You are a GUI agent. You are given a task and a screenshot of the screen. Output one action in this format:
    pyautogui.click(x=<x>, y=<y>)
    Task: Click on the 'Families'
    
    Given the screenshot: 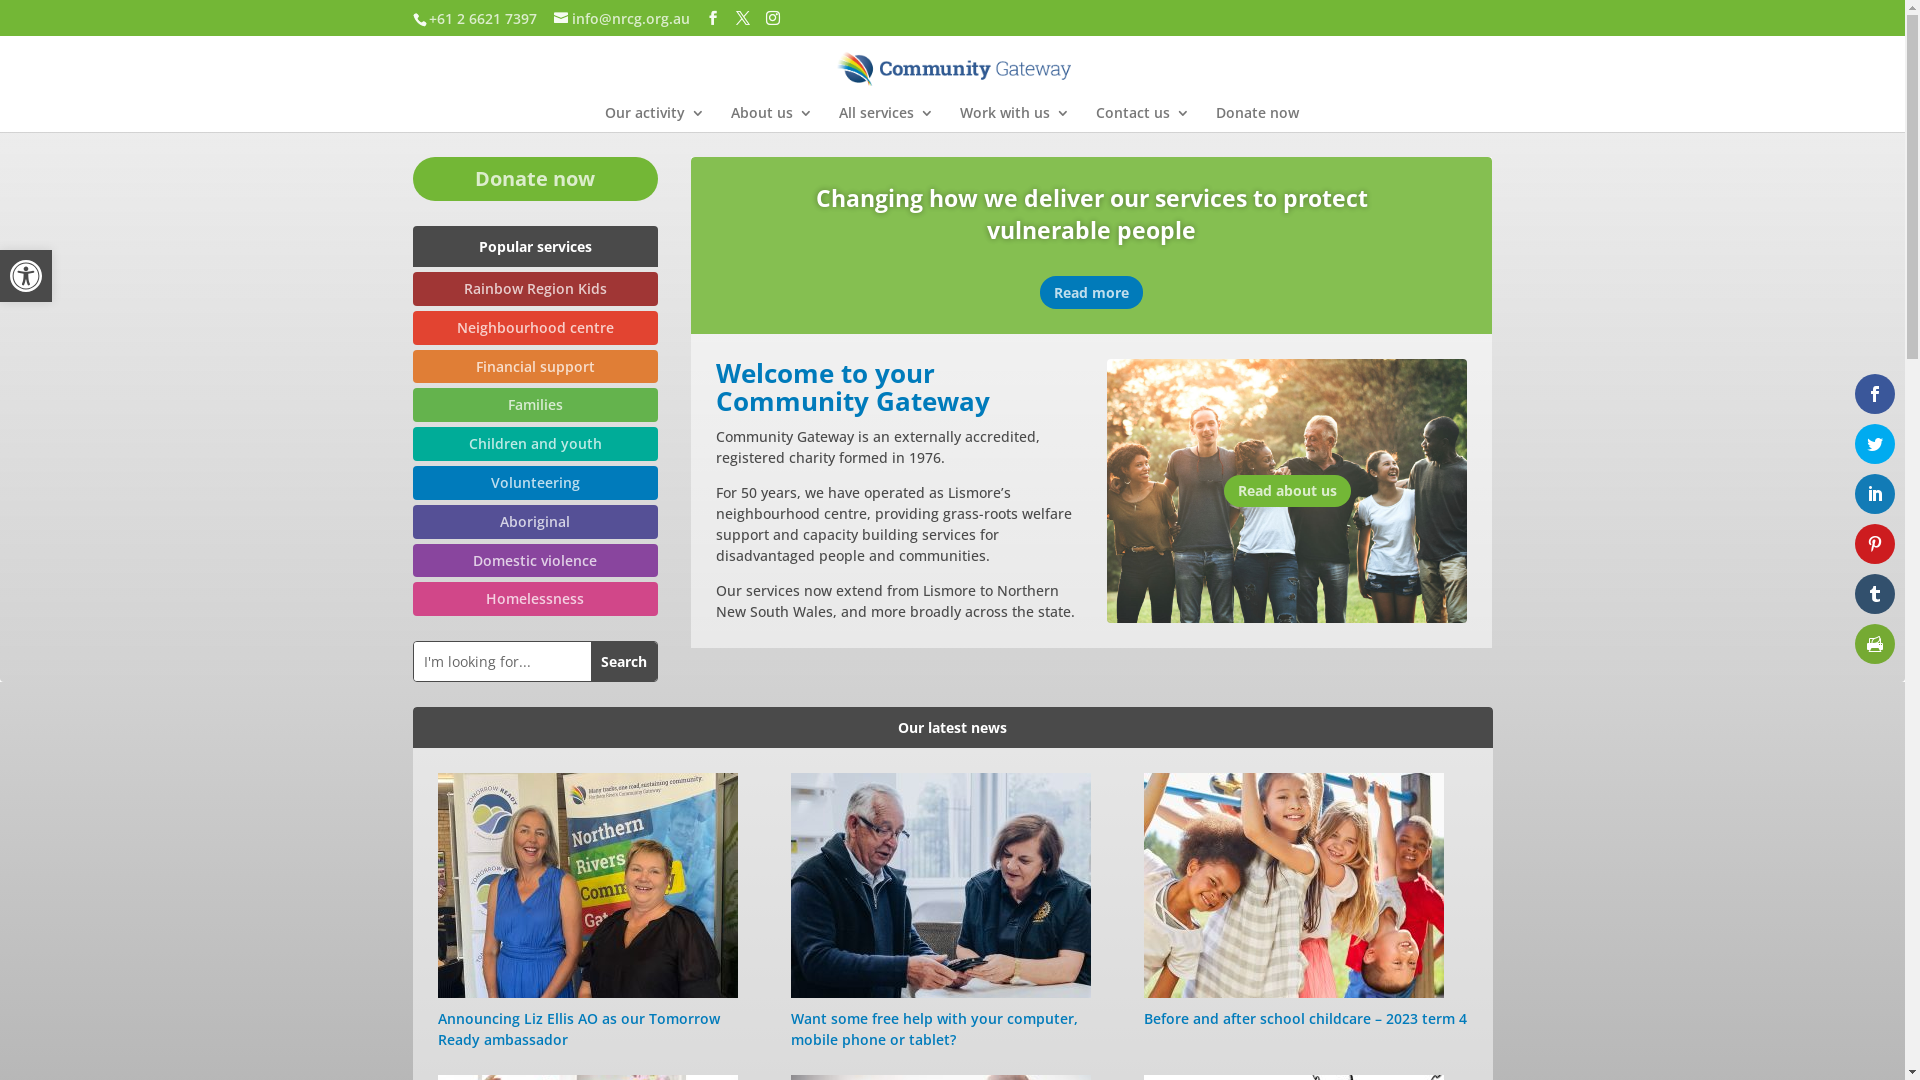 What is the action you would take?
    pyautogui.click(x=411, y=405)
    